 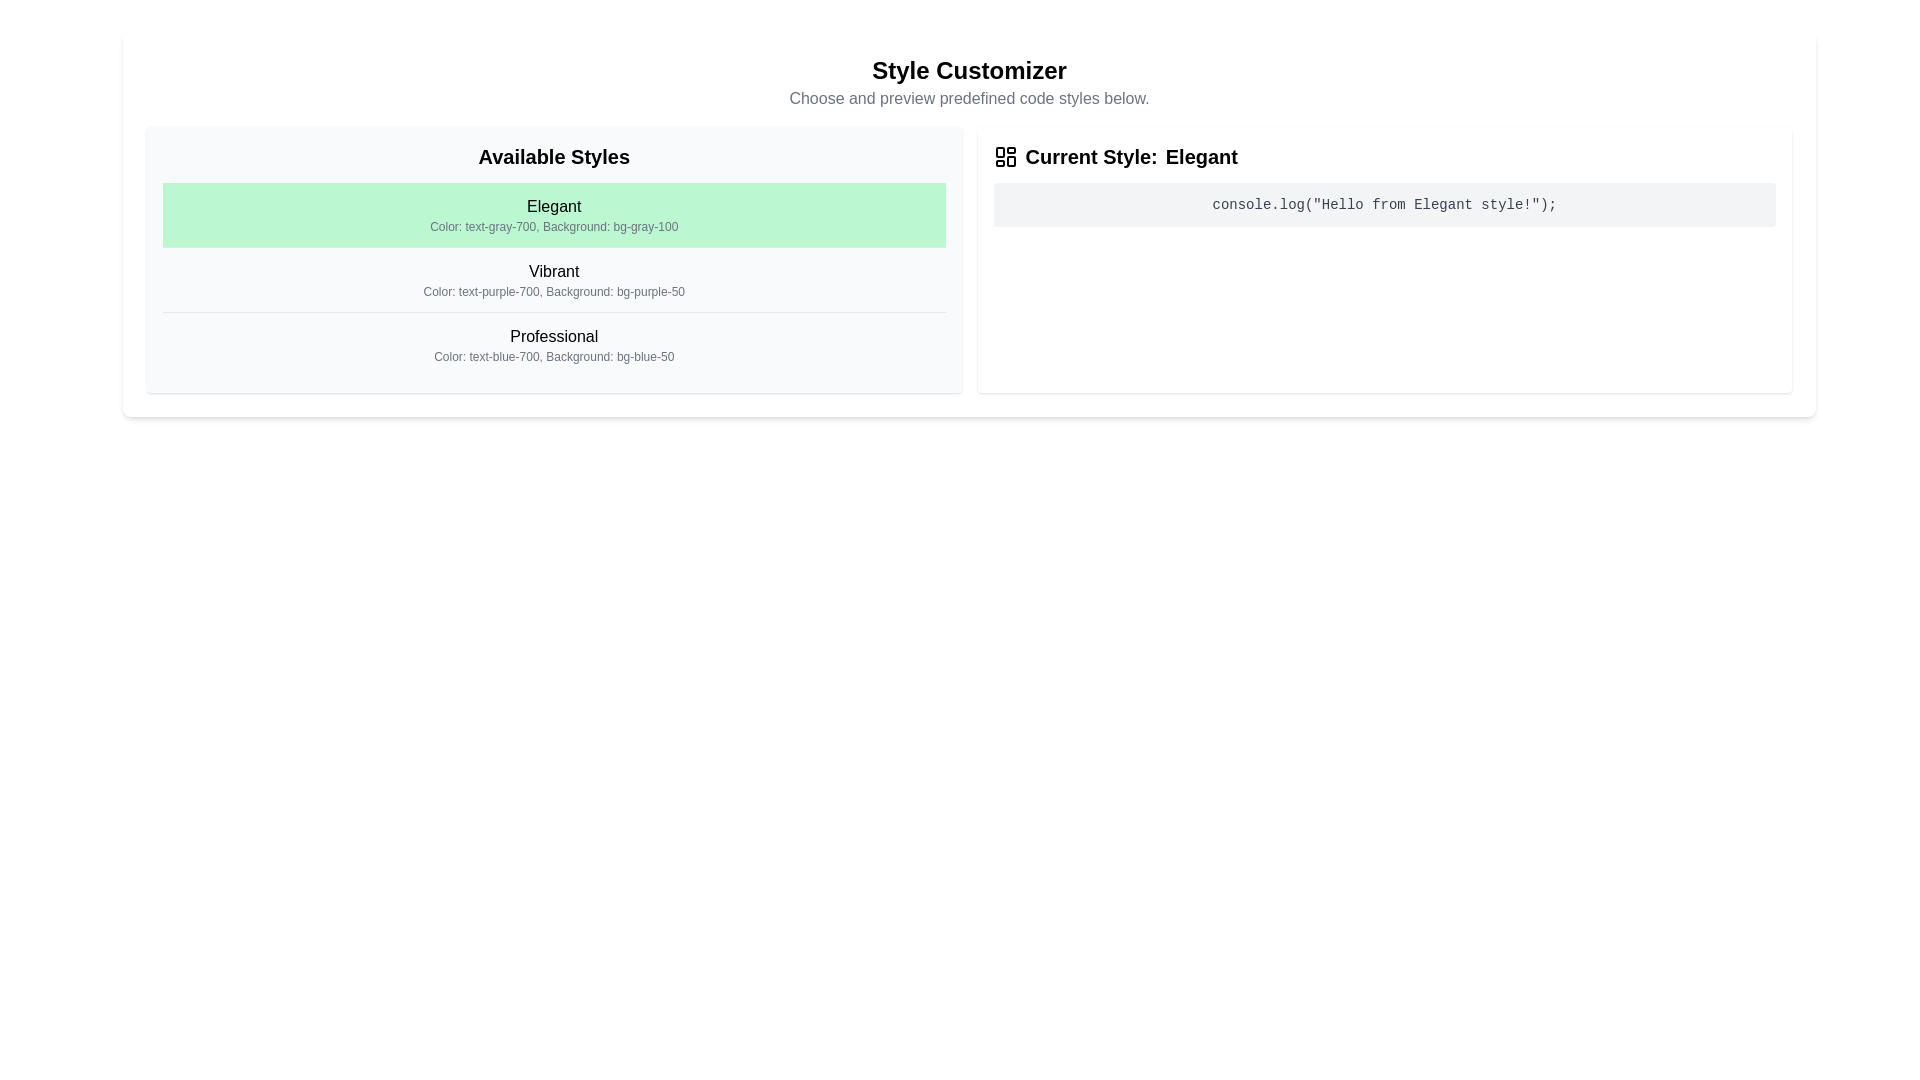 I want to click on the header label that introduces the section titled 'Available Styles' positioned above the style options, so click(x=554, y=156).